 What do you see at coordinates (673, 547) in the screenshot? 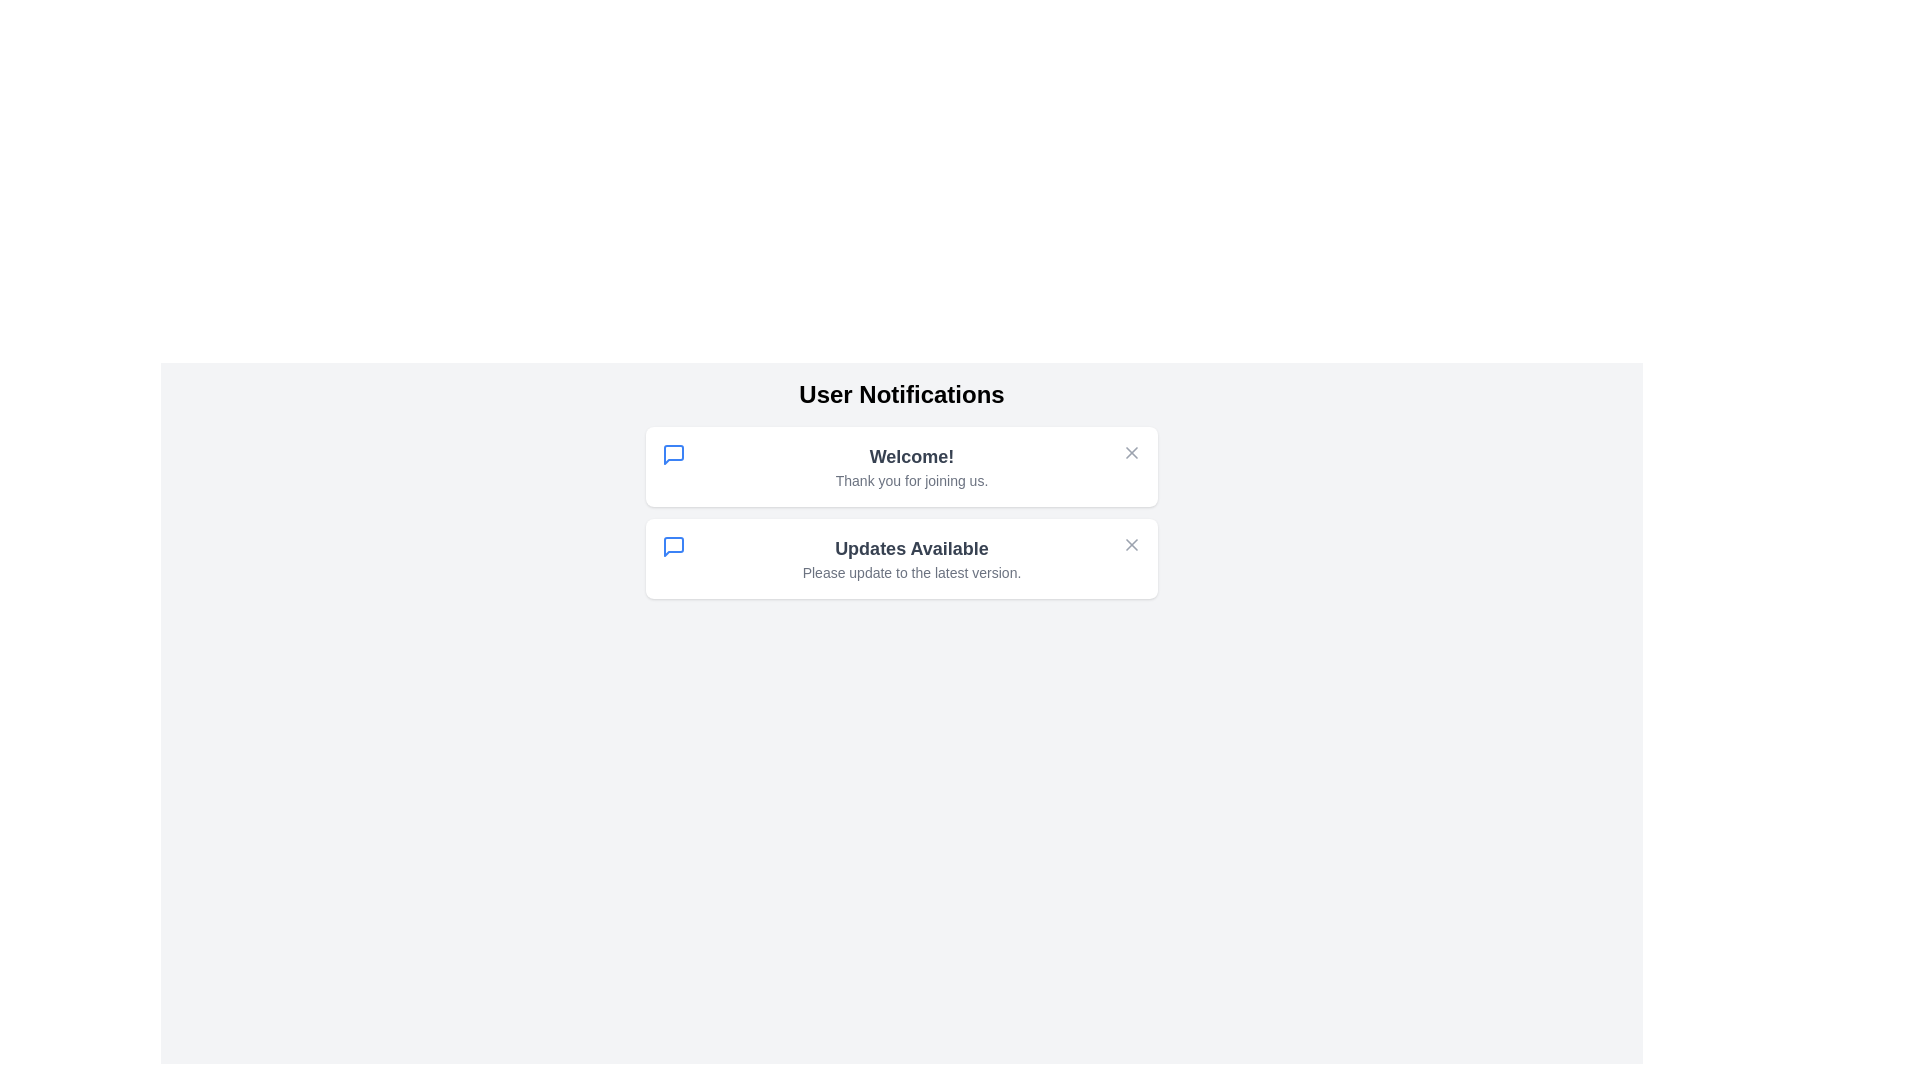
I see `the notification icon in the lower notification box that indicates 'Updates Available'` at bounding box center [673, 547].